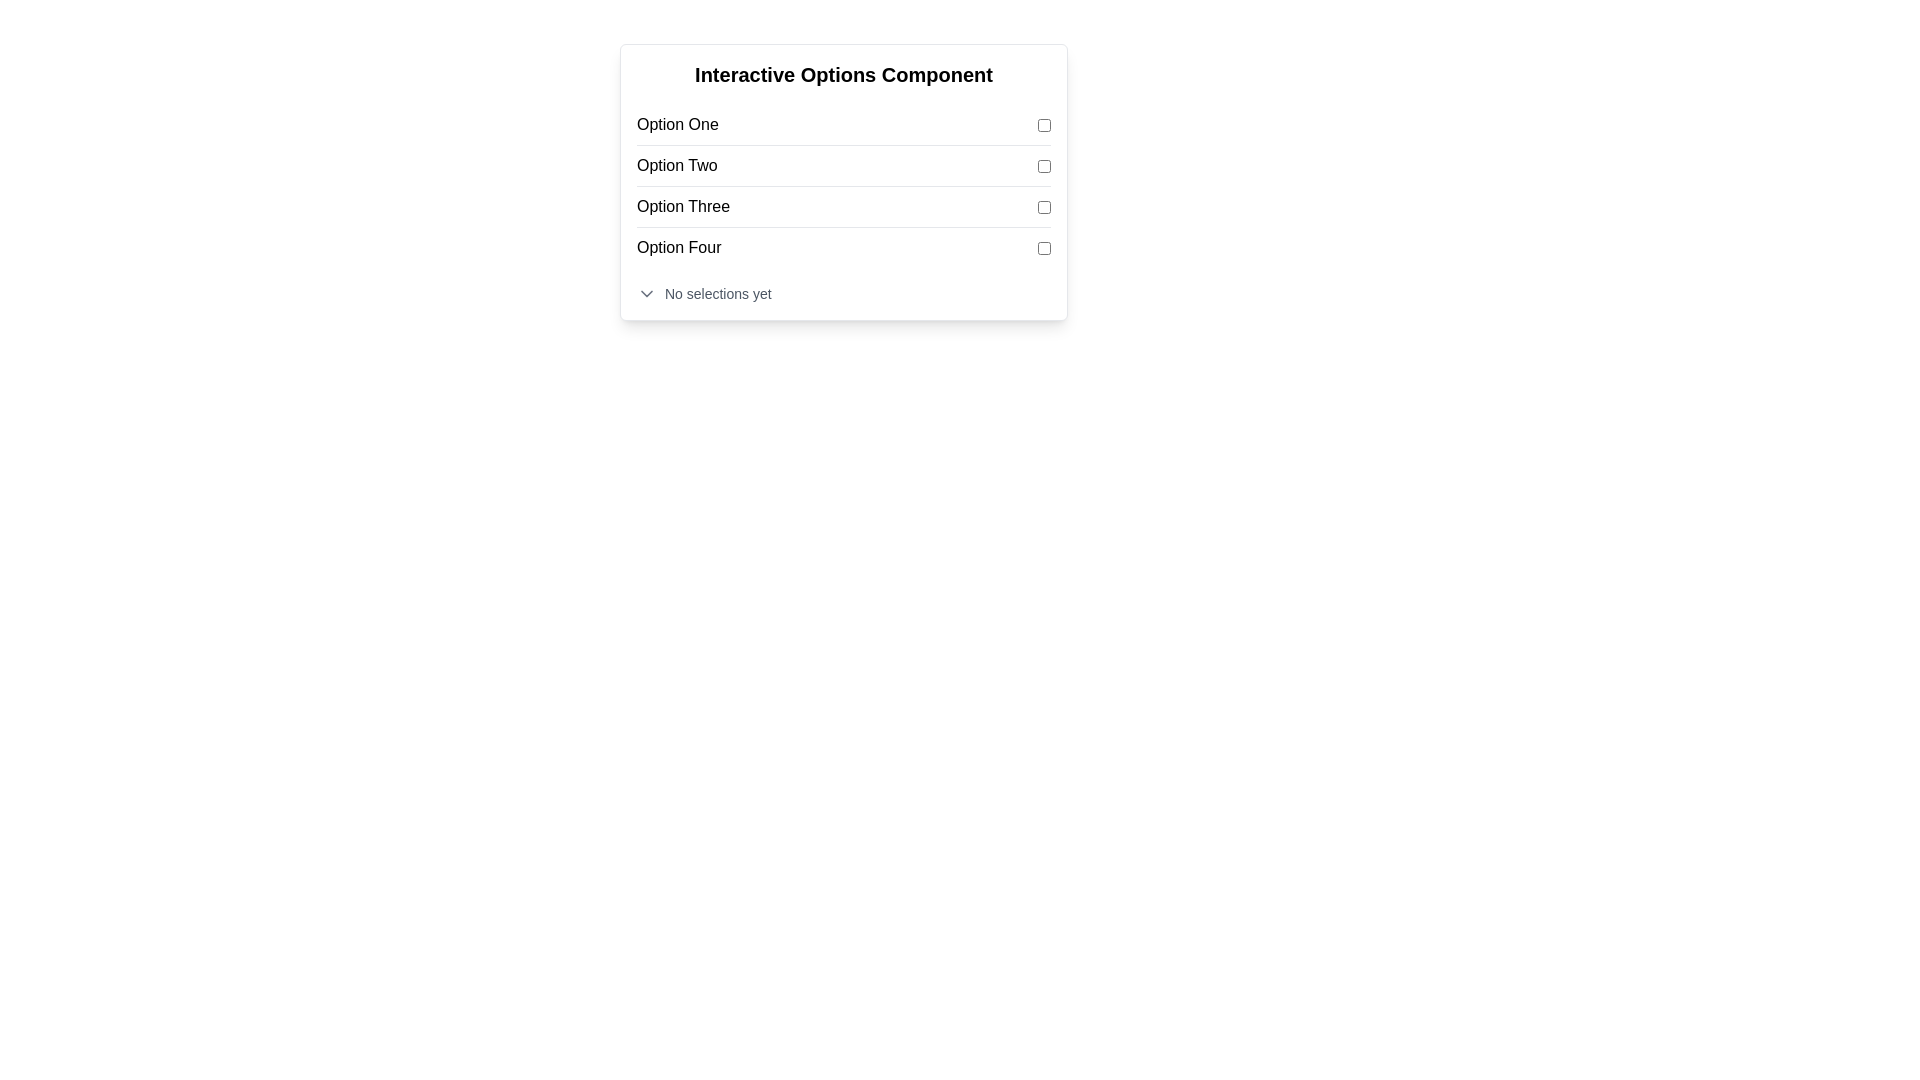 This screenshot has width=1920, height=1080. Describe the element at coordinates (1043, 246) in the screenshot. I see `the checkbox for 'Option Four' located` at that location.